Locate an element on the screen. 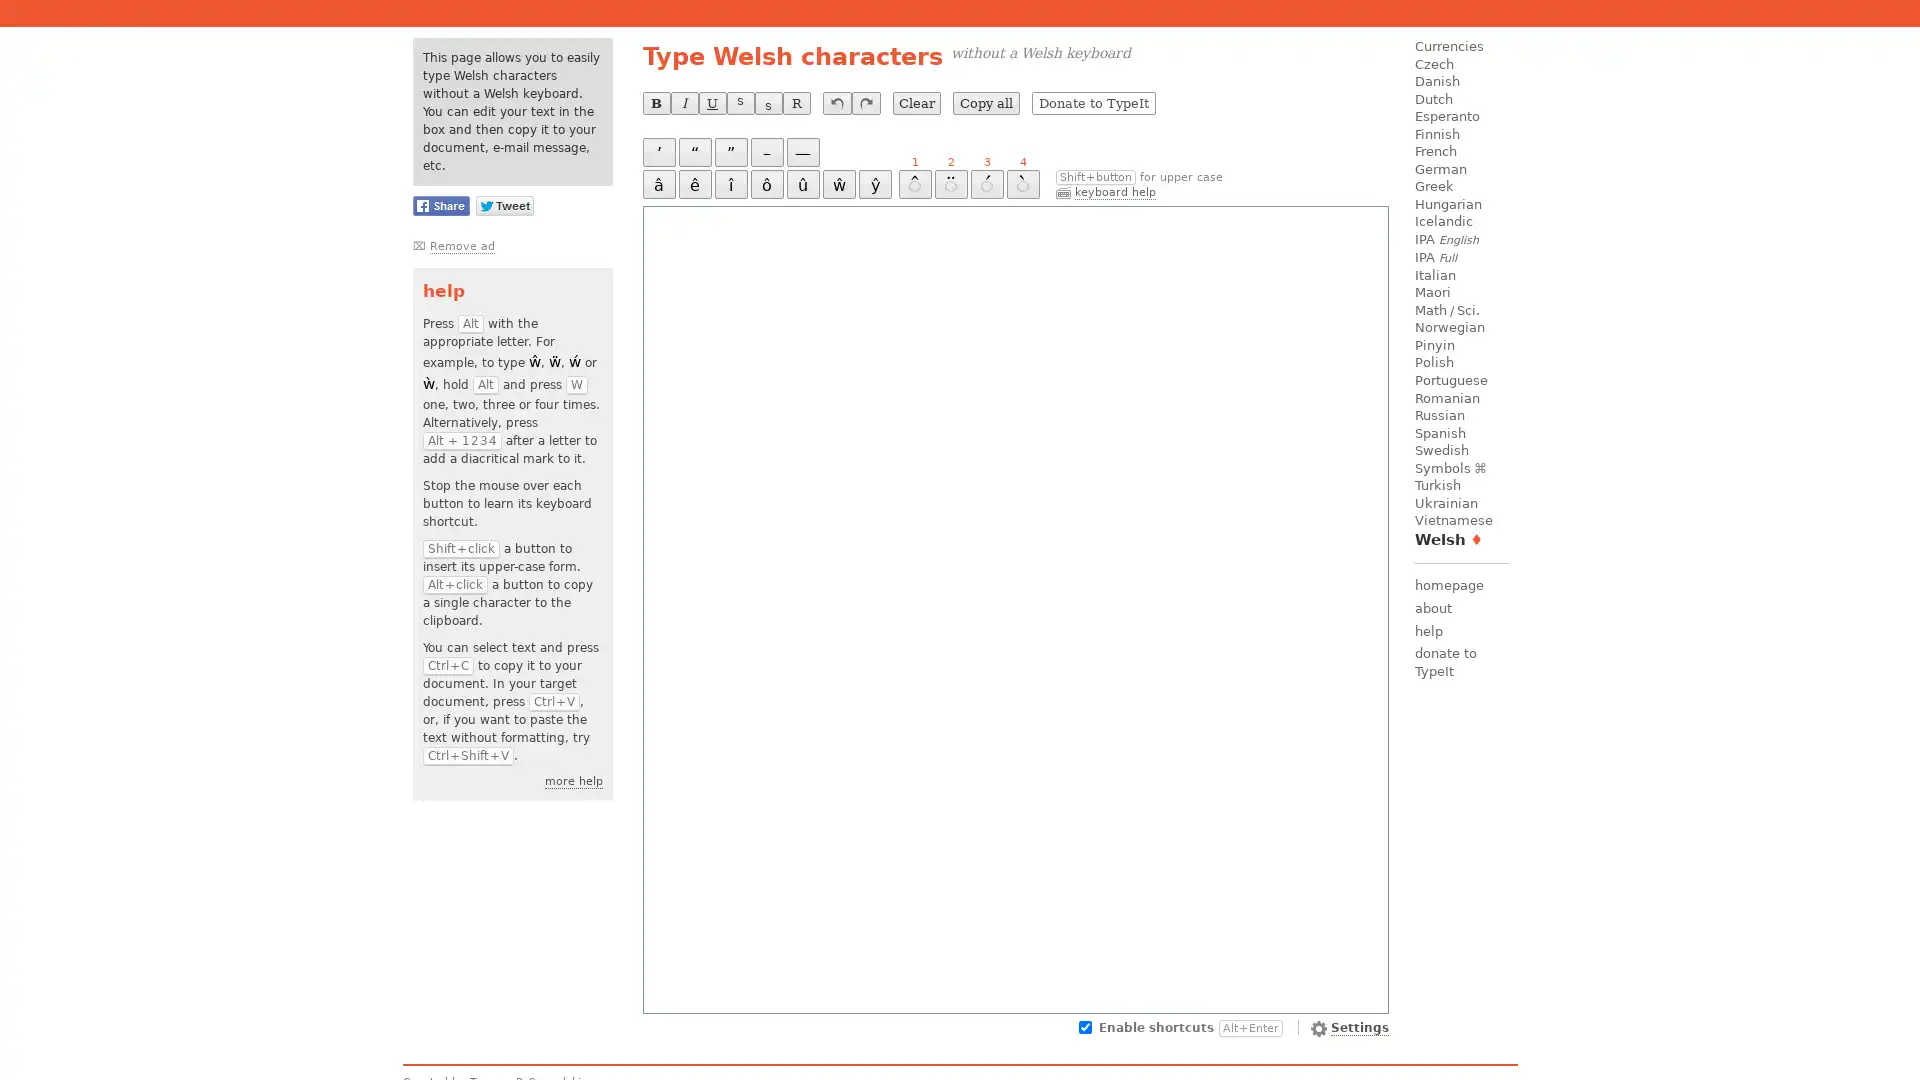 This screenshot has height=1080, width=1920. S is located at coordinates (767, 103).